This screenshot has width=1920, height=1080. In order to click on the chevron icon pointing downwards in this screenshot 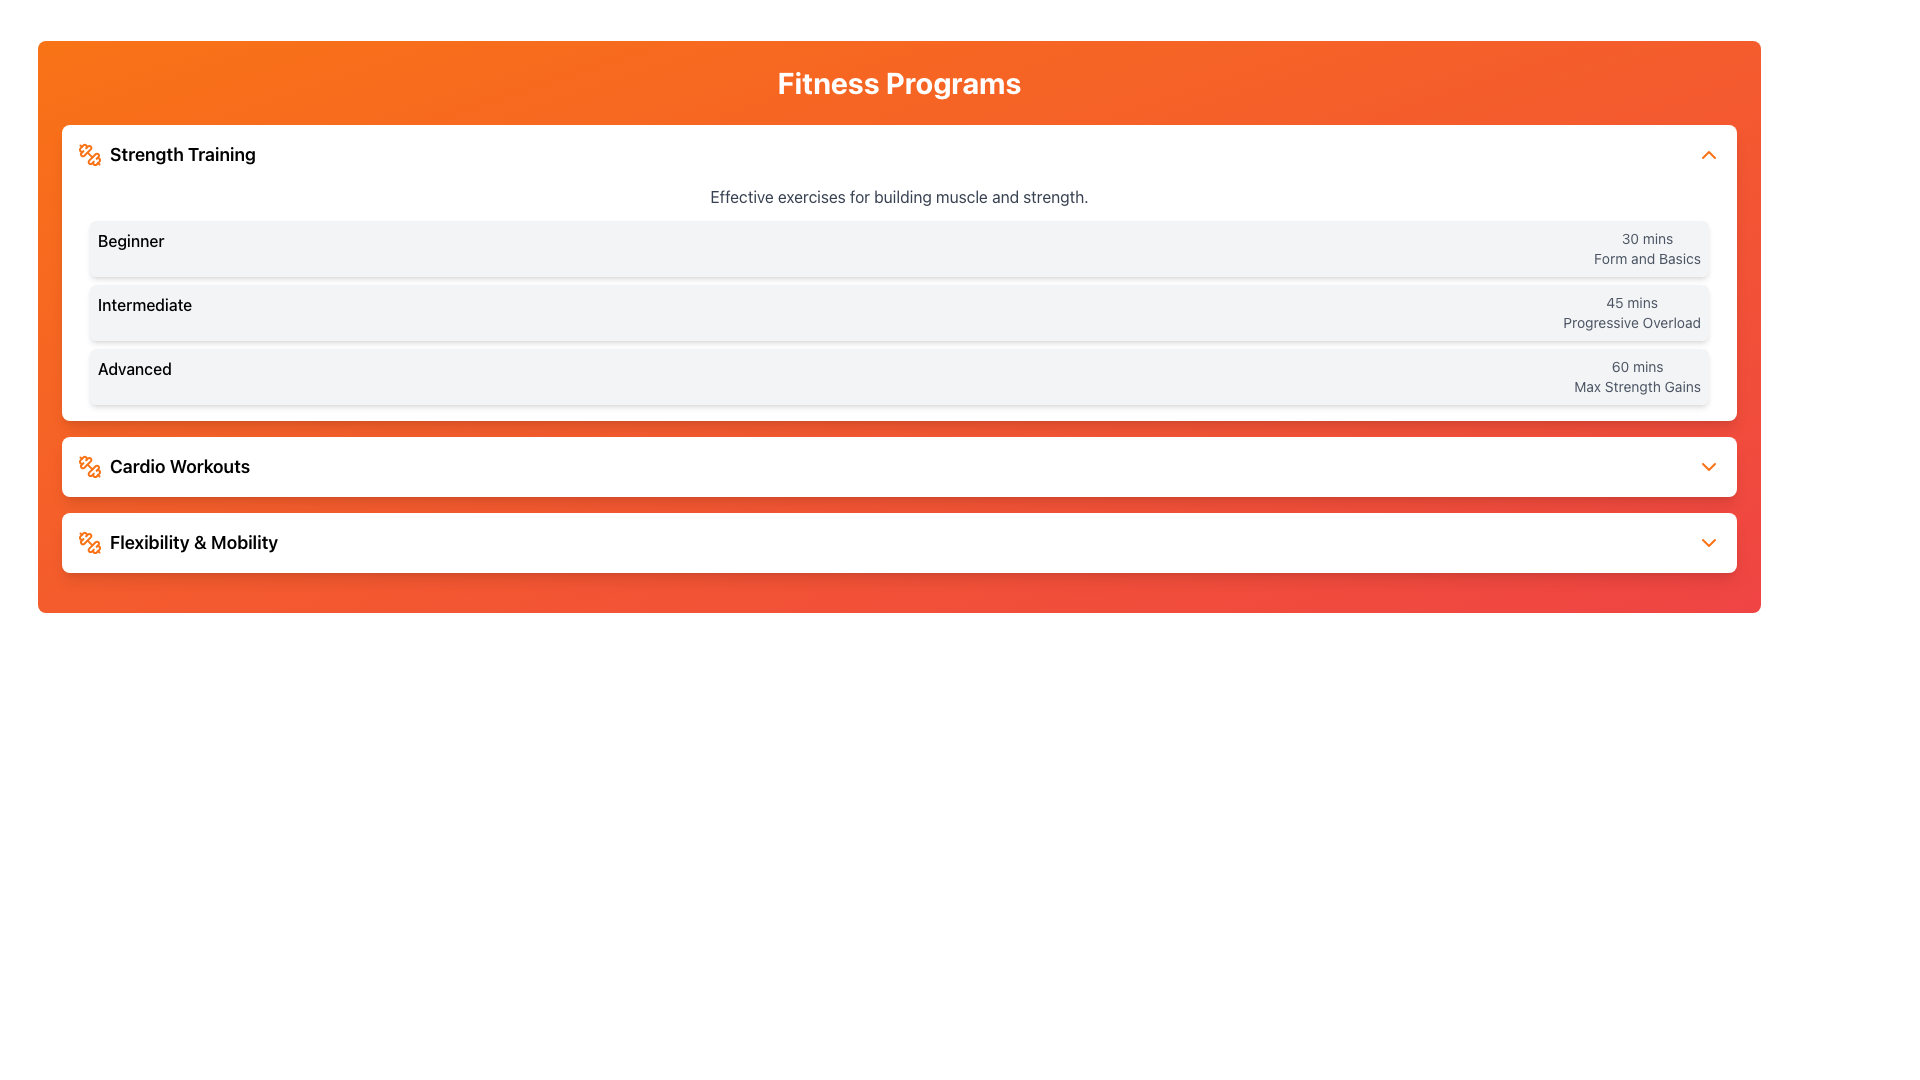, I will do `click(1707, 466)`.